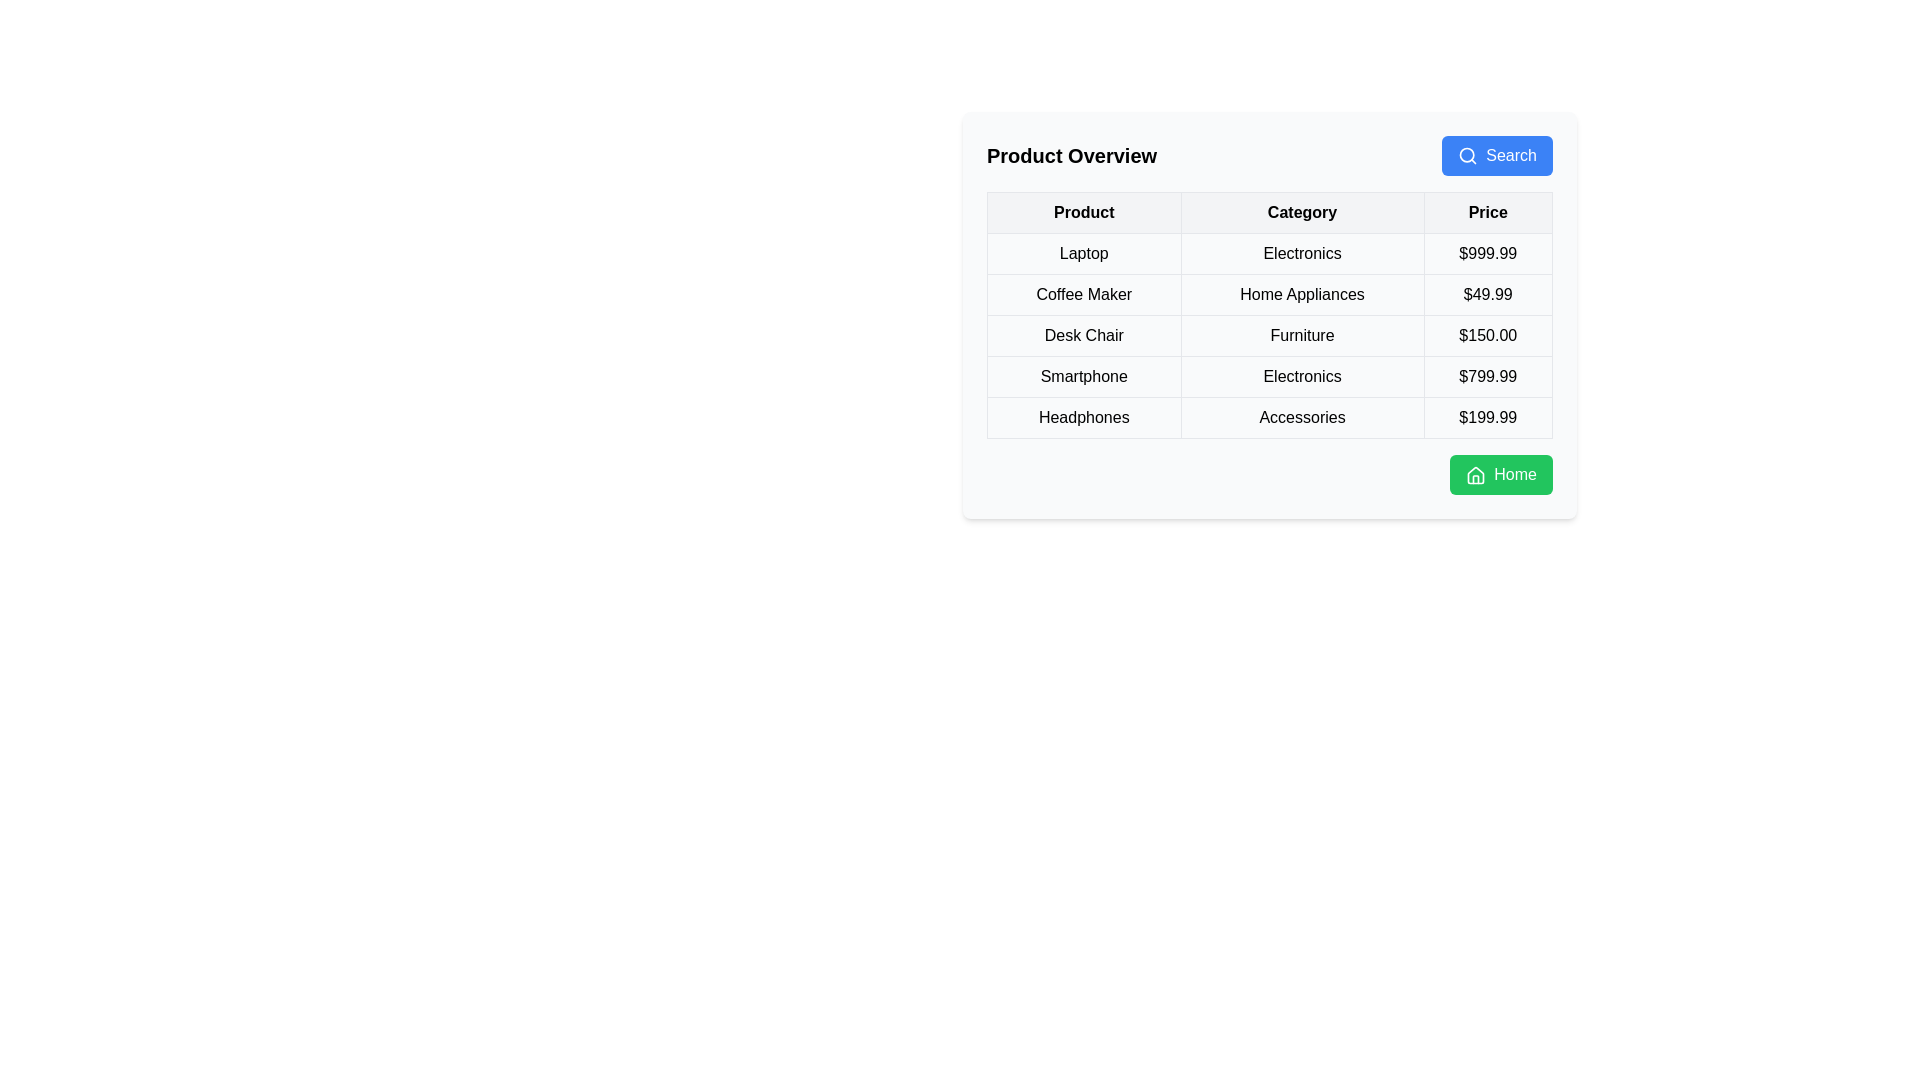 This screenshot has height=1080, width=1920. What do you see at coordinates (1488, 253) in the screenshot?
I see `the price label displaying '$999.99', which is located on the rightmost side of the table row under the 'Price' column` at bounding box center [1488, 253].